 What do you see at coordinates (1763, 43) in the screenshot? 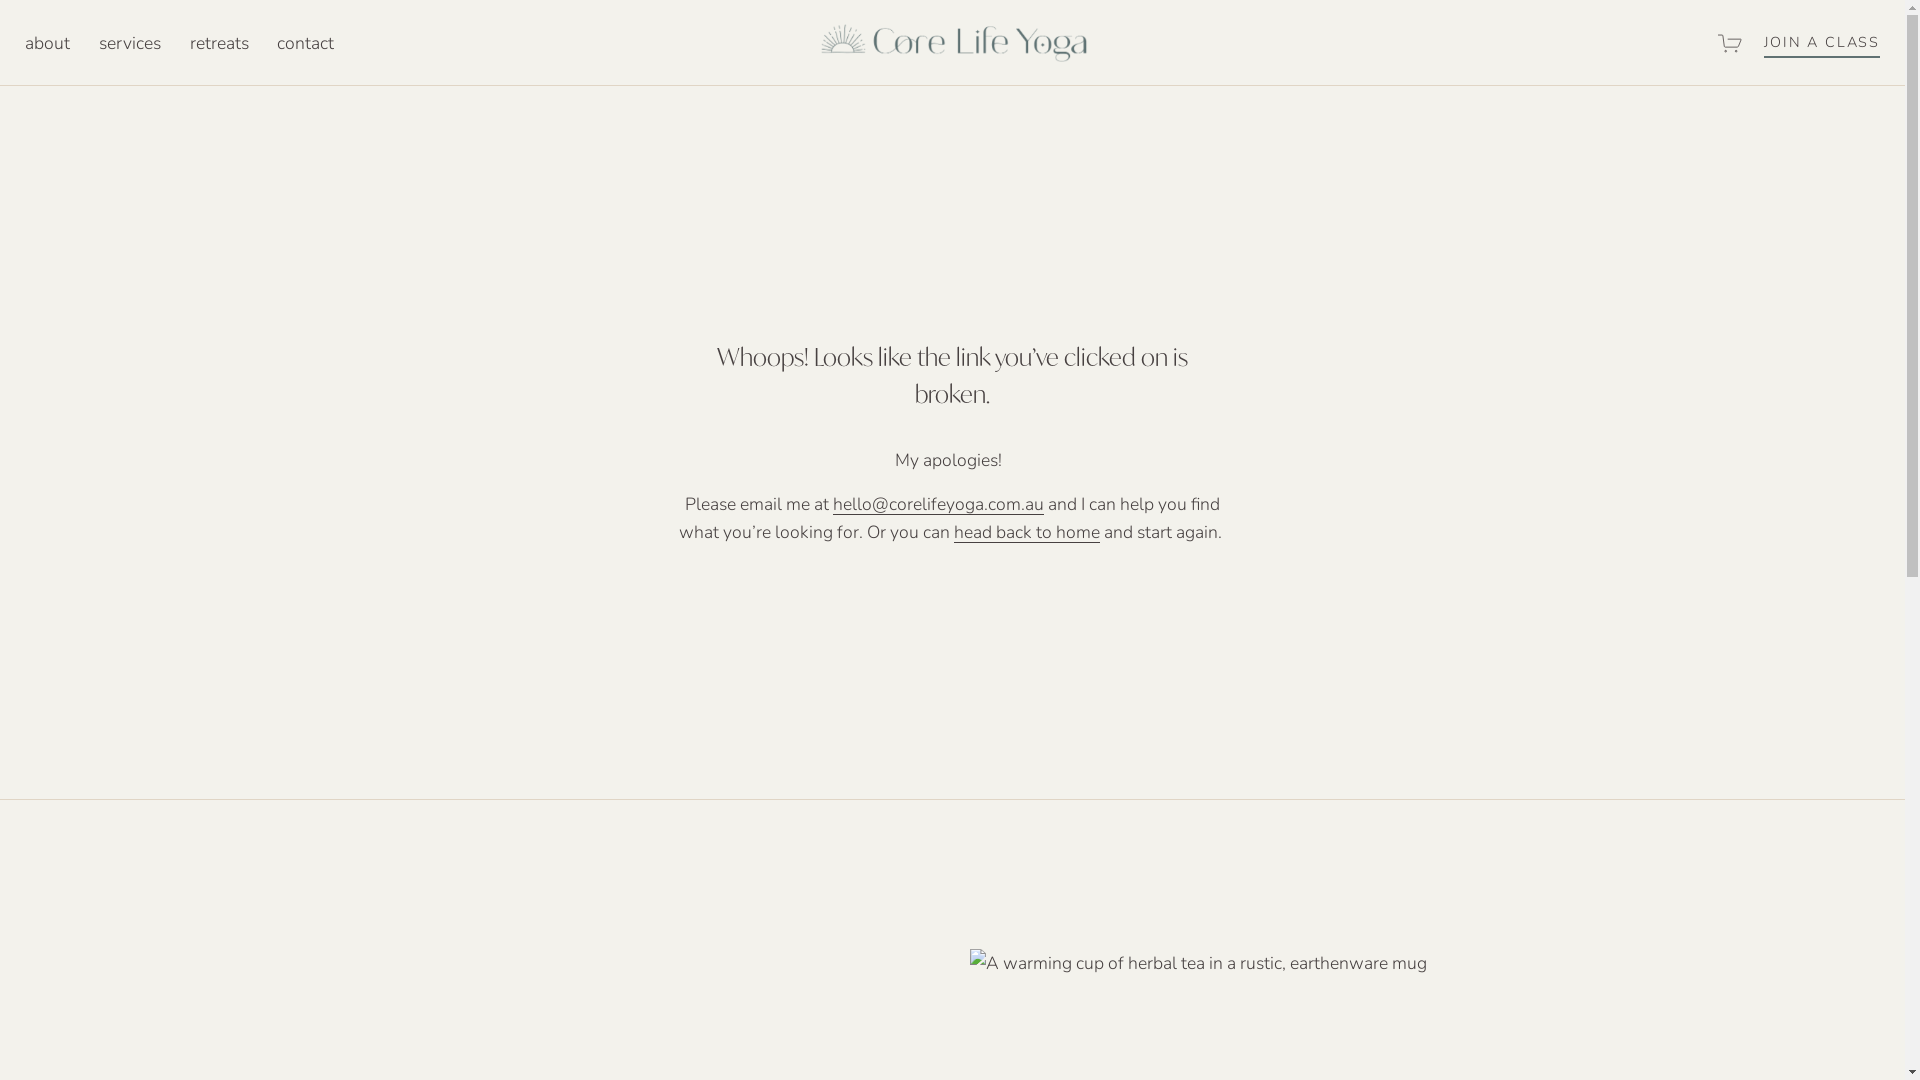
I see `'JOIN A CLASS'` at bounding box center [1763, 43].